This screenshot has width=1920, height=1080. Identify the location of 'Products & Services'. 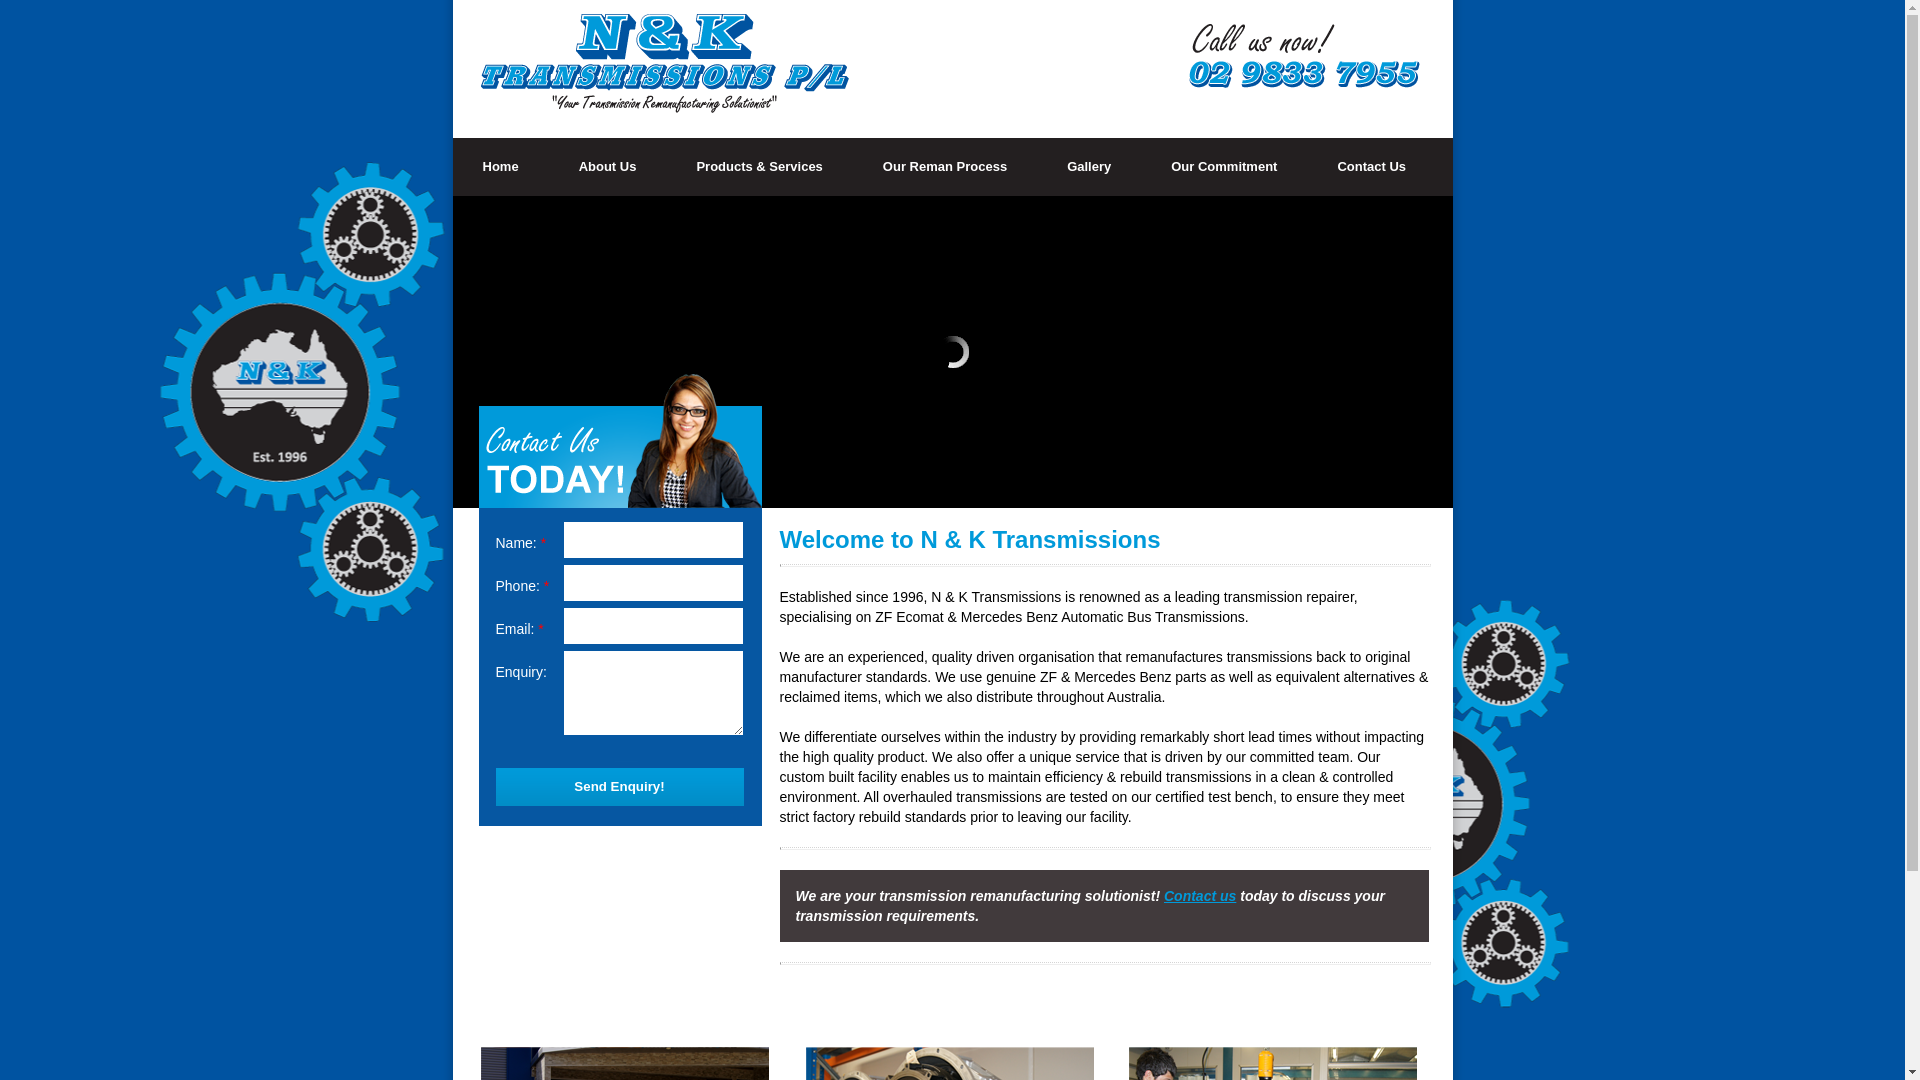
(757, 165).